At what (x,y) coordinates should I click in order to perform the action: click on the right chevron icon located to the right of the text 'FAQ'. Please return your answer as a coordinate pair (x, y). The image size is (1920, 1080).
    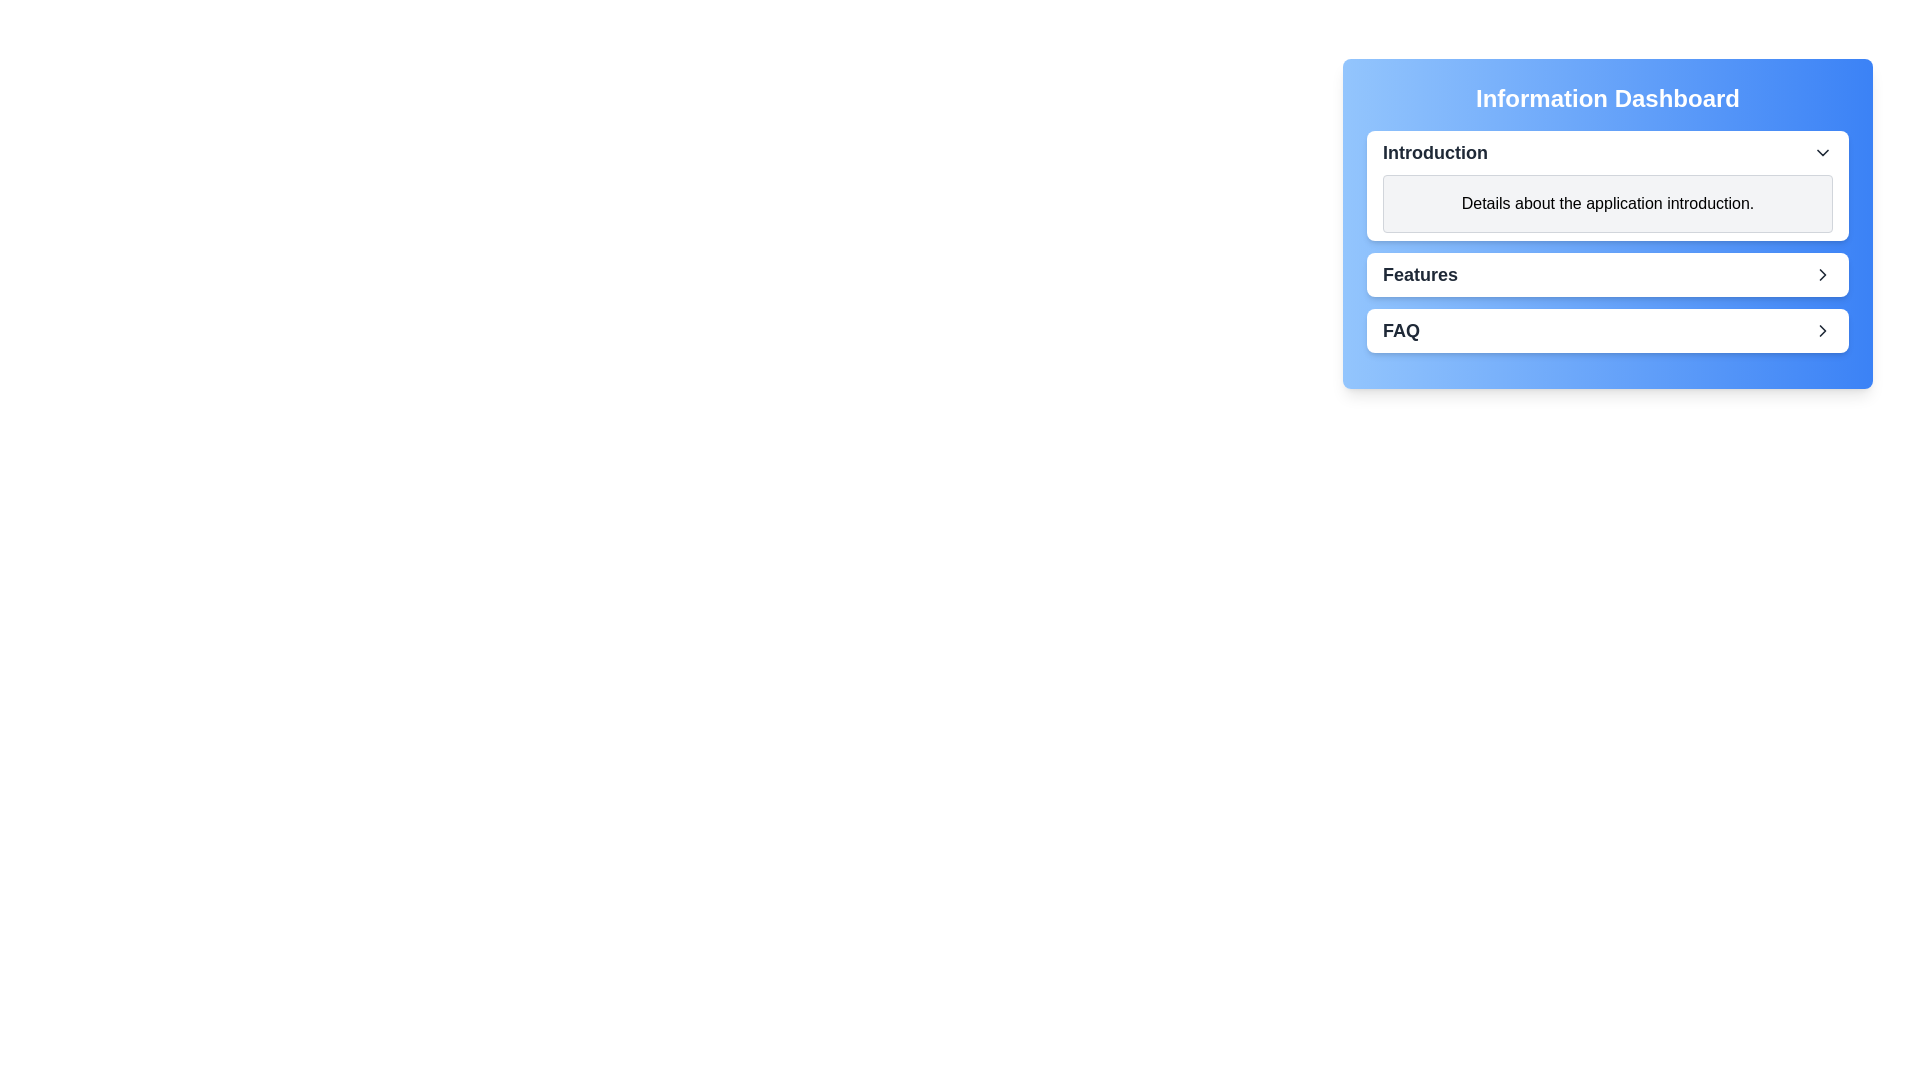
    Looking at the image, I should click on (1823, 330).